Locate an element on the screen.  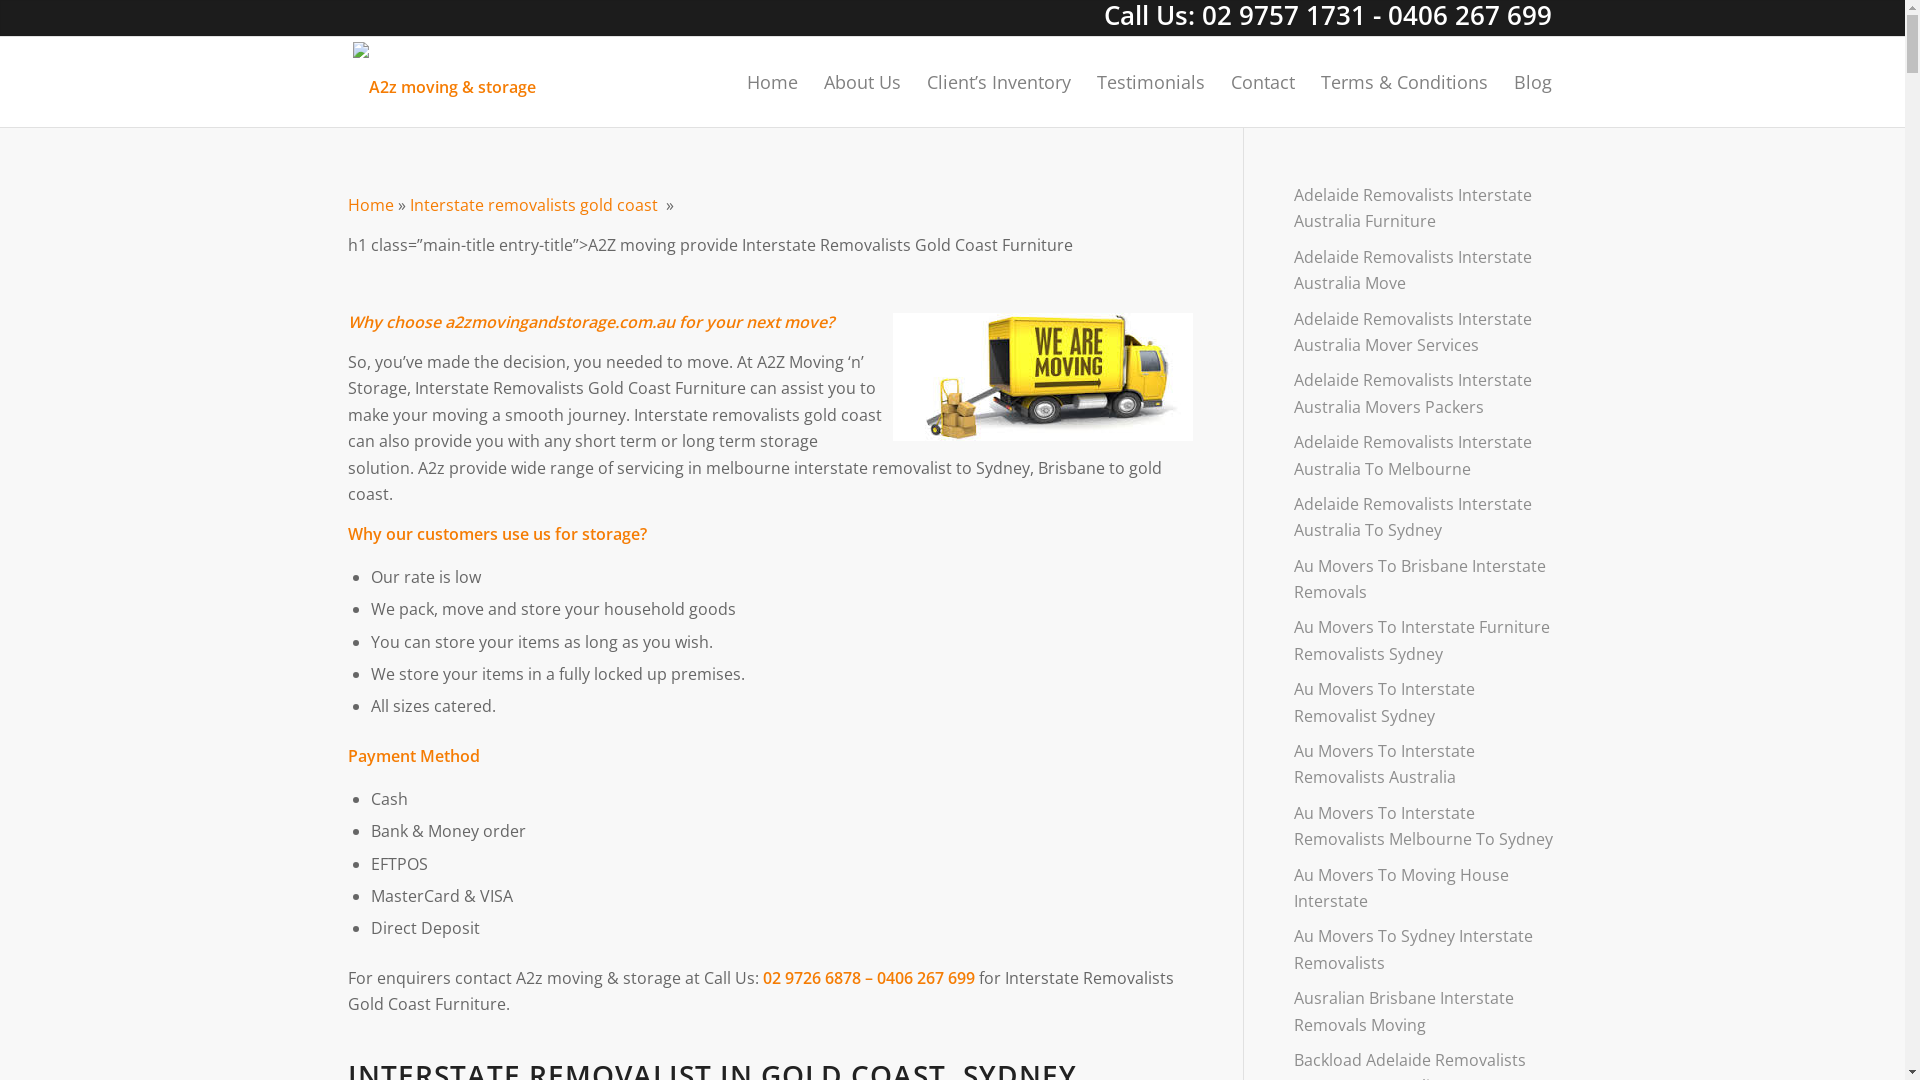
'About Us' is located at coordinates (862, 80).